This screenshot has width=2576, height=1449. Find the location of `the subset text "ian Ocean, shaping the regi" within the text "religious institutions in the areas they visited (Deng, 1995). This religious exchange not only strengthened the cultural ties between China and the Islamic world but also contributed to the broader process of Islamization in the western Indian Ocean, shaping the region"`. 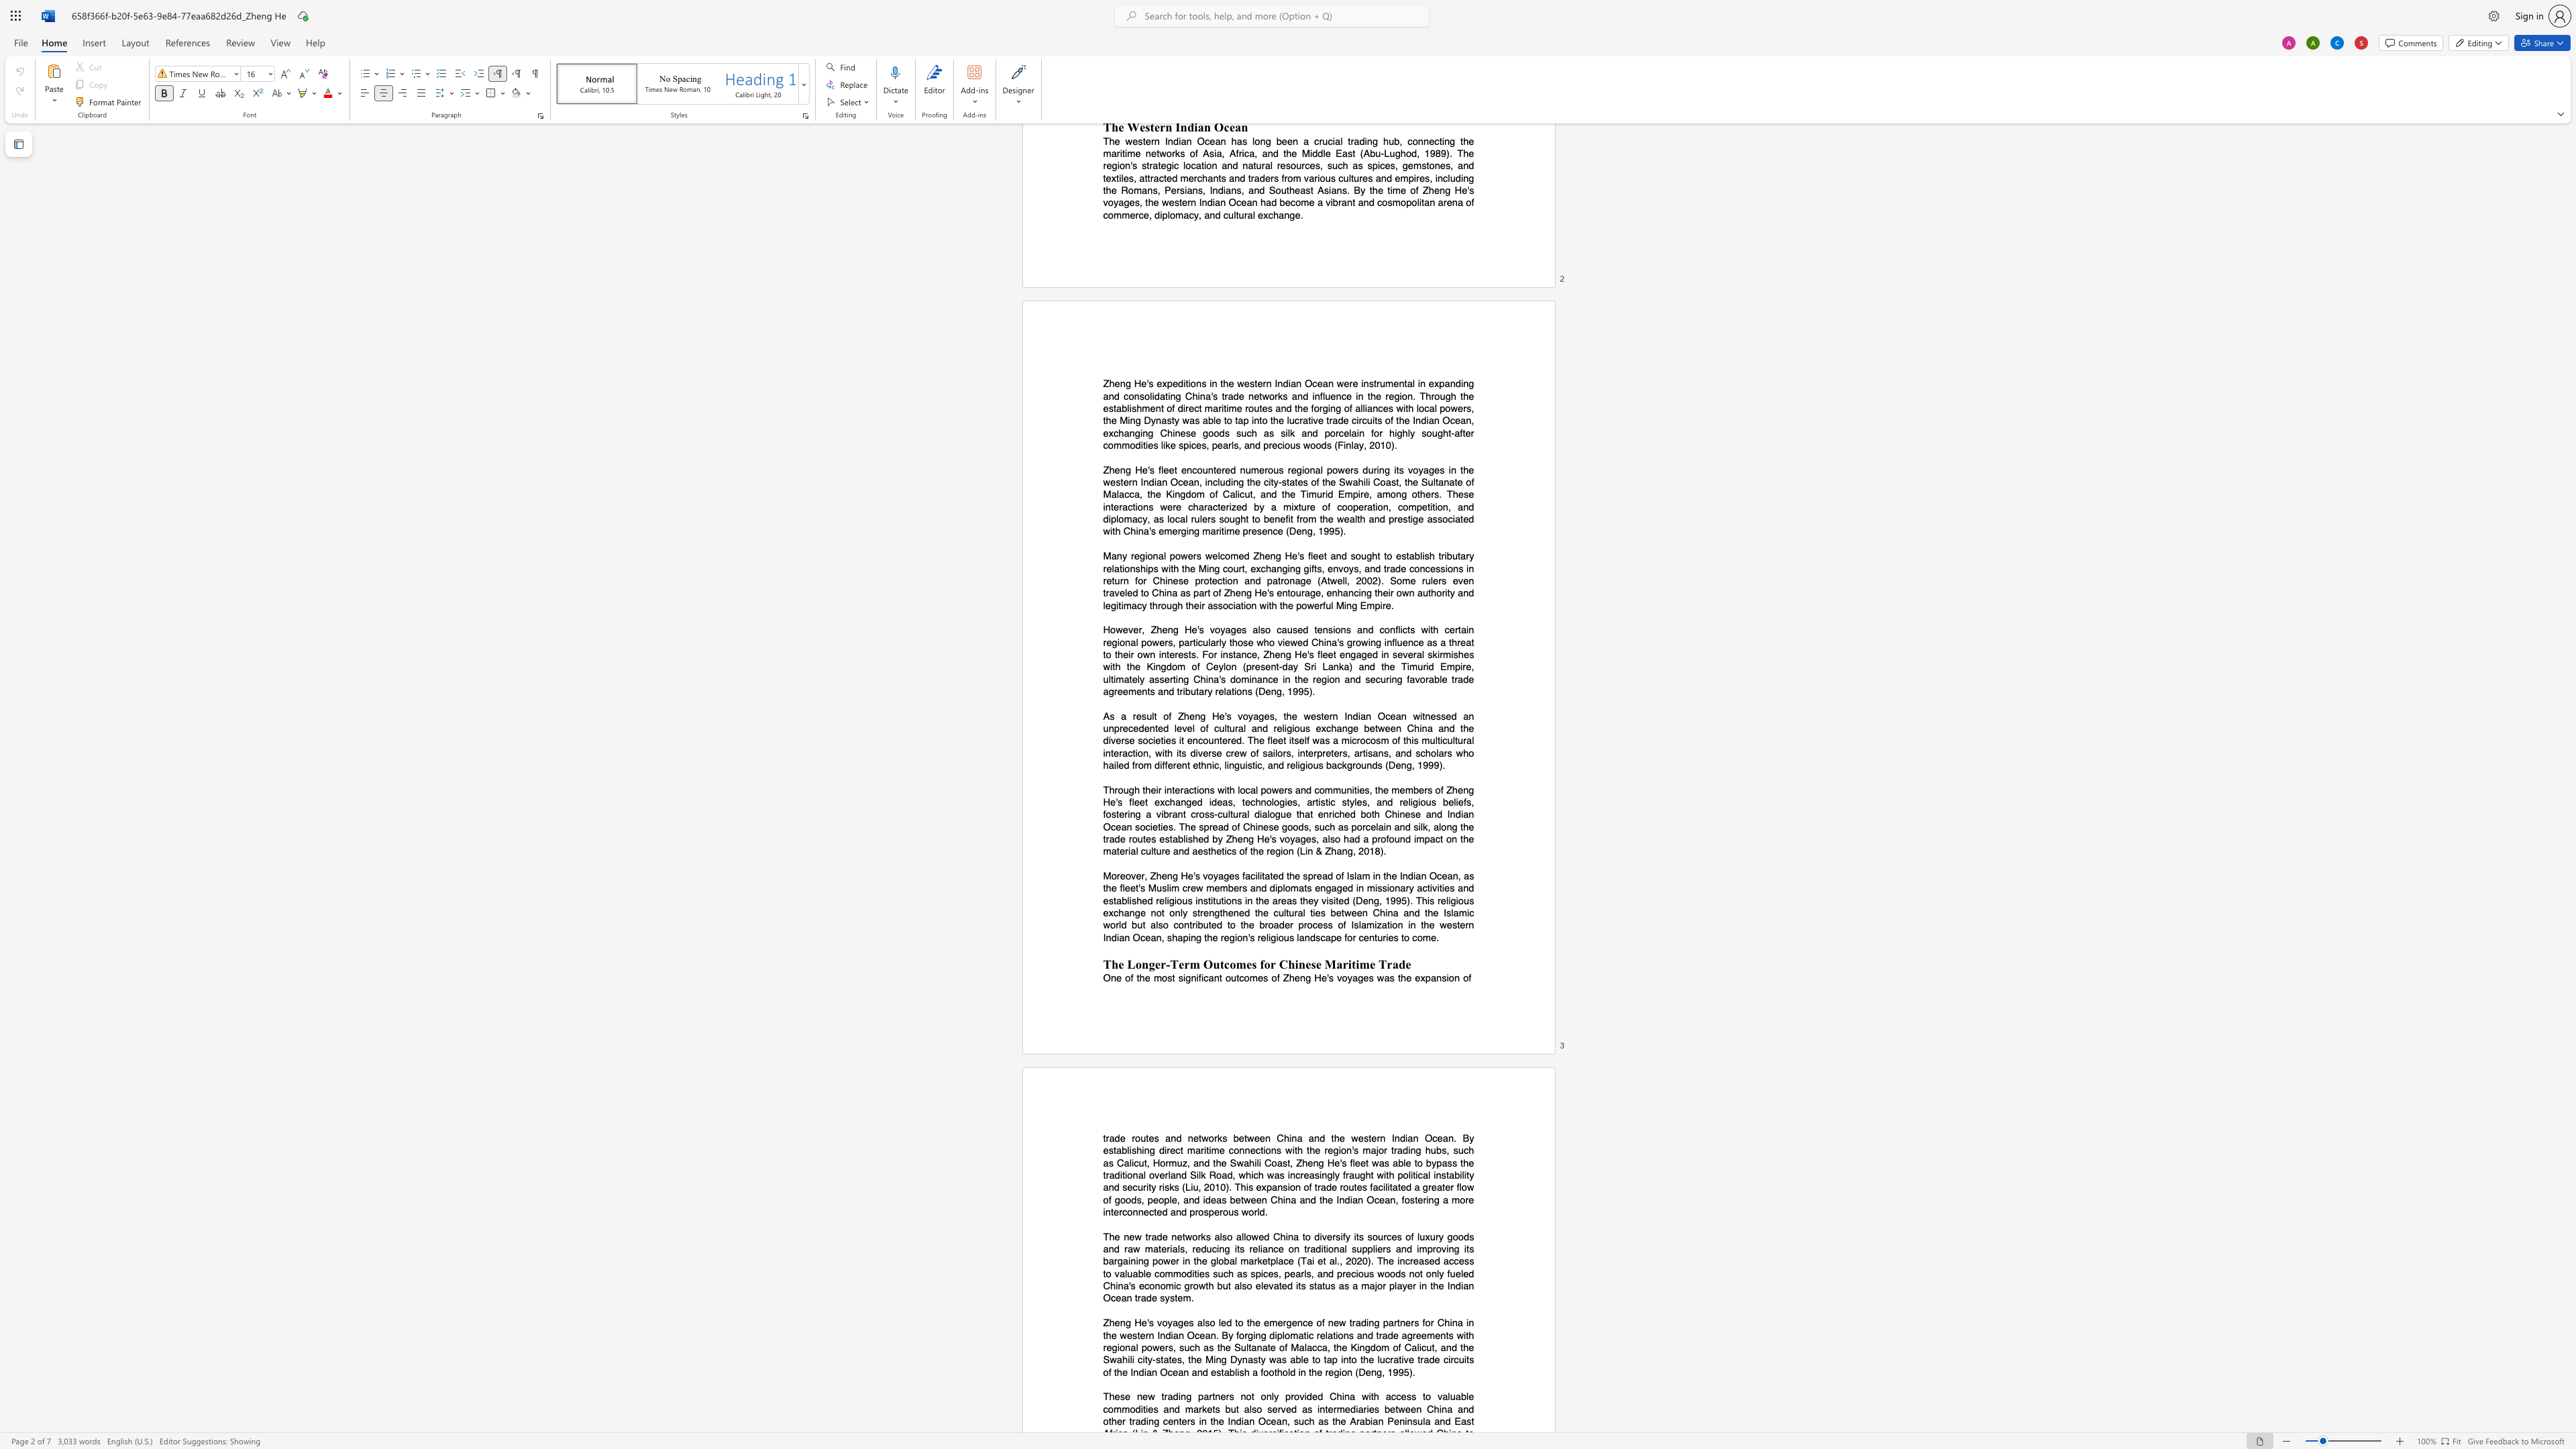

the subset text "ian Ocean, shaping the regi" within the text "religious institutions in the areas they visited (Deng, 1995). This religious exchange not only strengthened the cultural ties between China and the Islamic world but also contributed to the broader process of Islamization in the western Indian Ocean, shaping the region" is located at coordinates (1116, 937).